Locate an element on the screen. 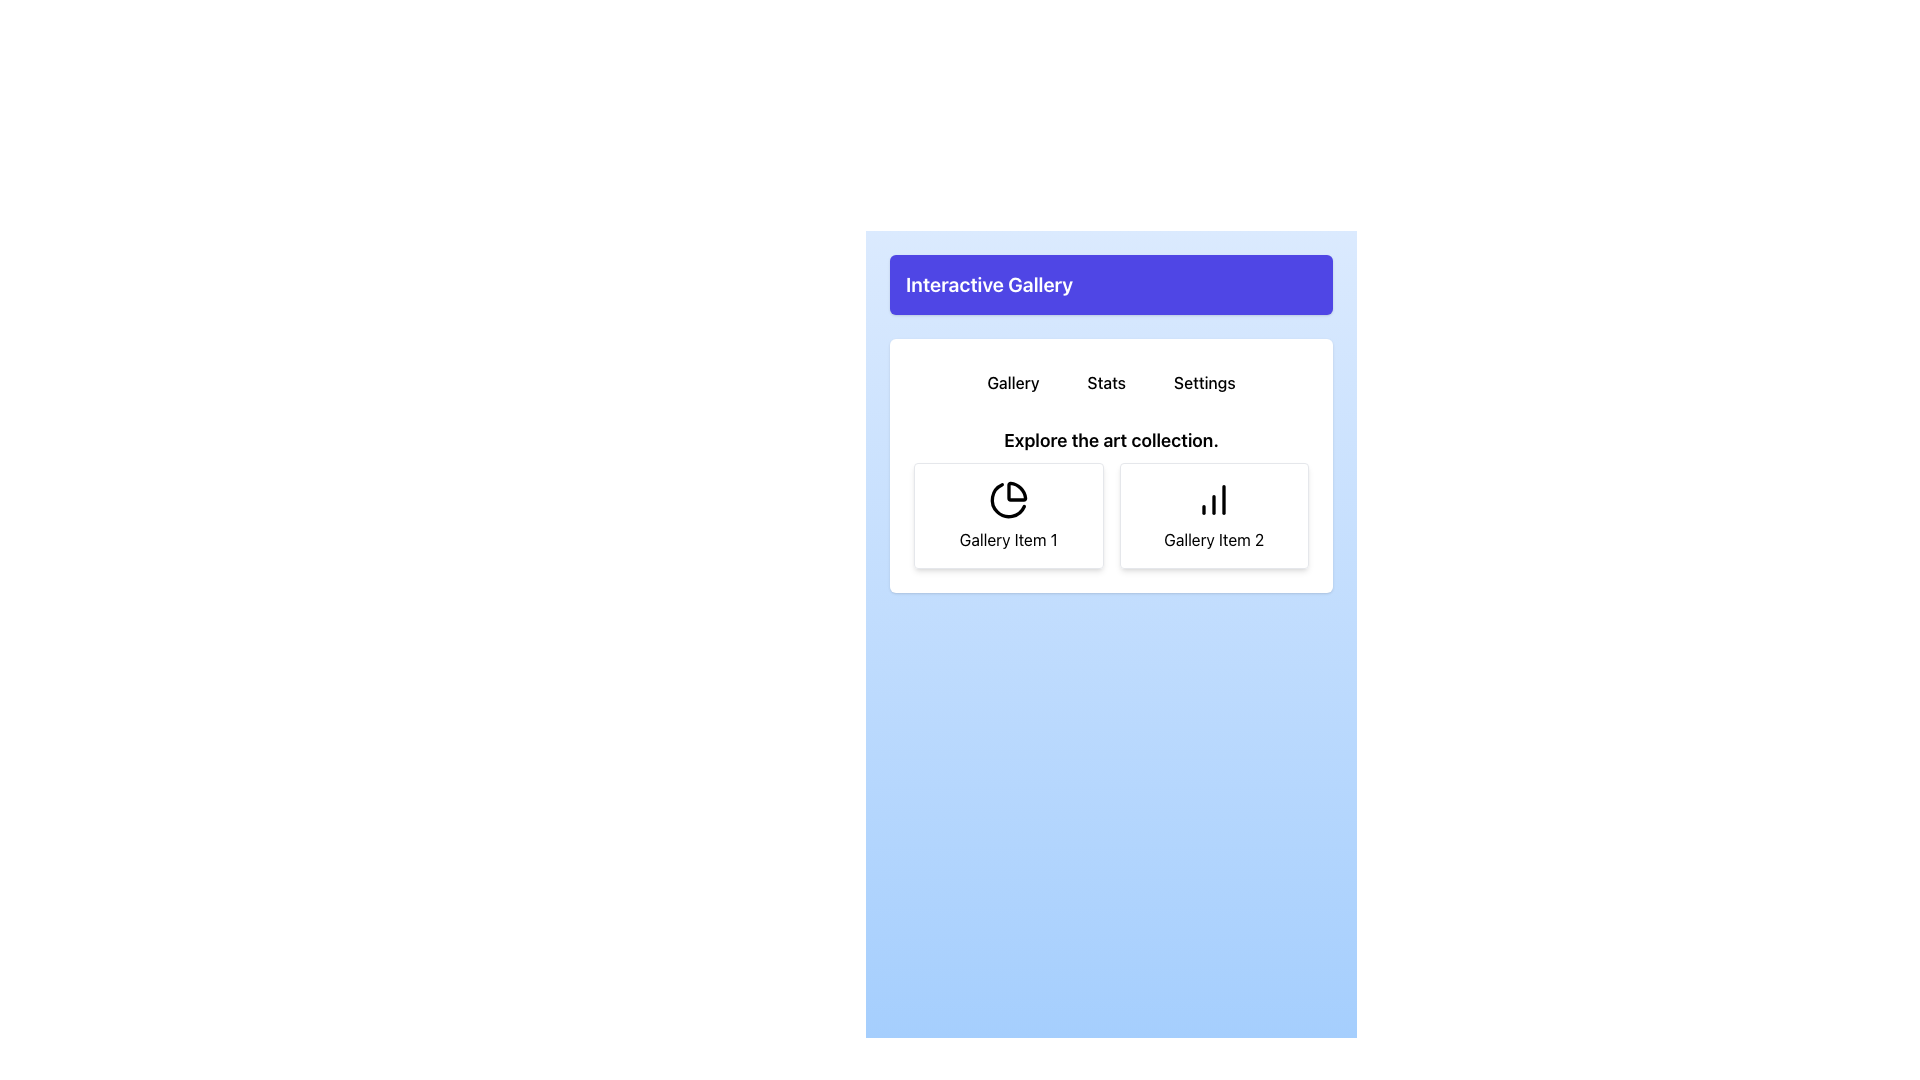 This screenshot has width=1920, height=1080. the vertical bar chart icon that represents 'Gallery Item 2' in the bottom row of the interactive gallery interface is located at coordinates (1213, 499).